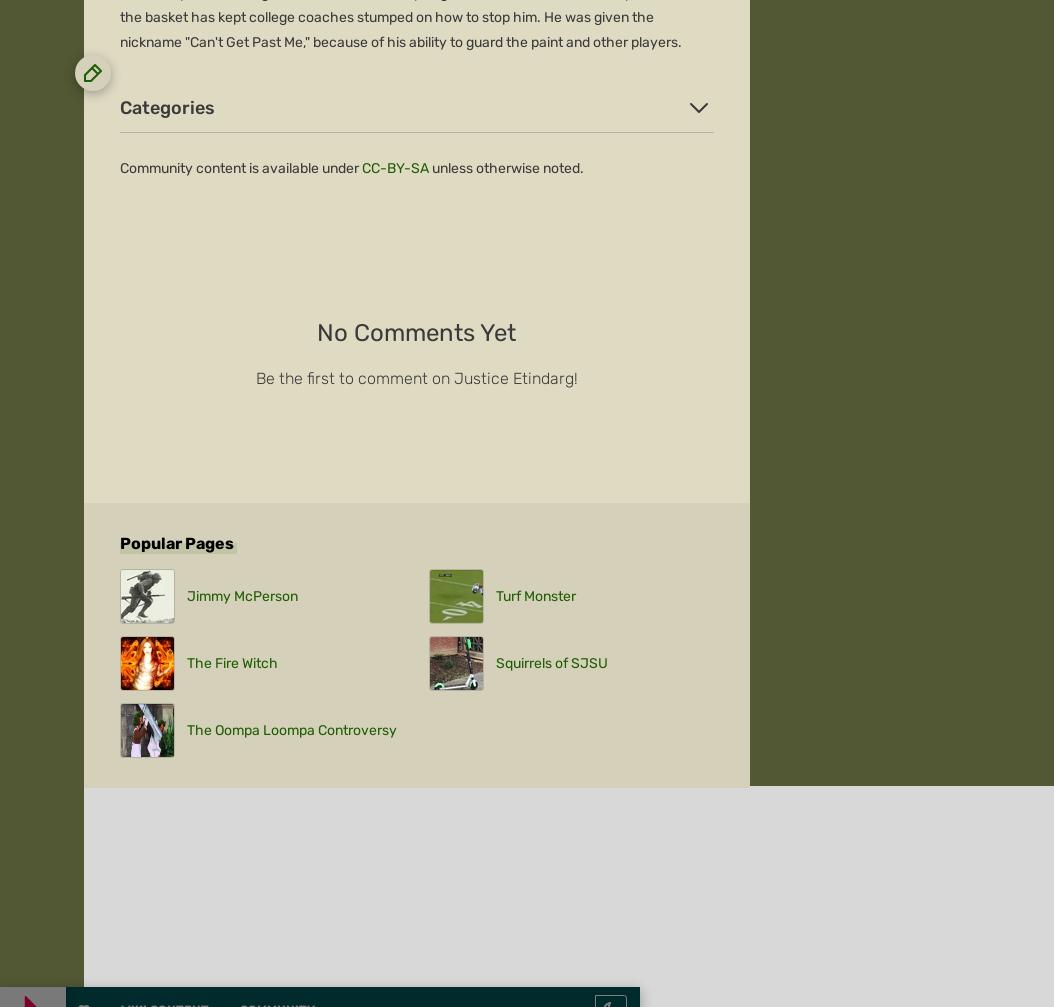 The image size is (1054, 1007). I want to click on 'Local Sitemap', so click(432, 336).